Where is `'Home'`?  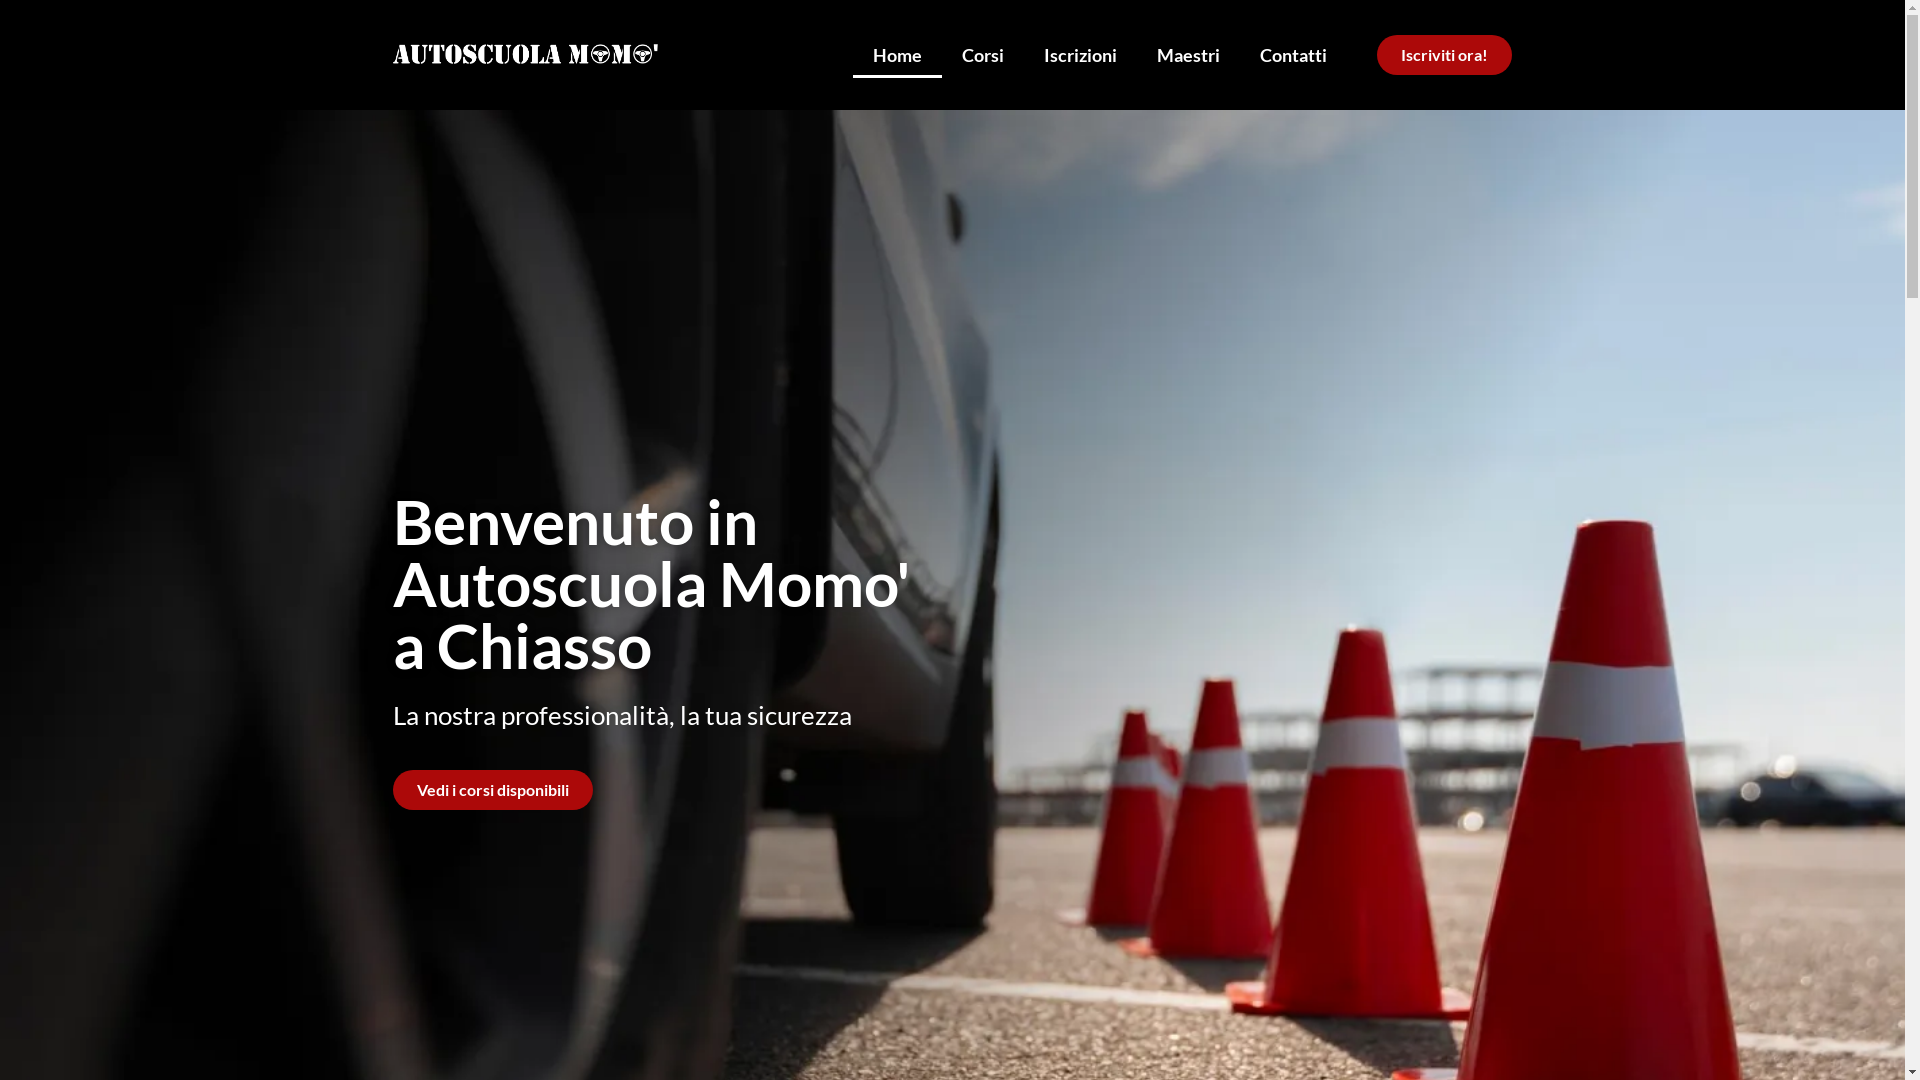
'Home' is located at coordinates (896, 53).